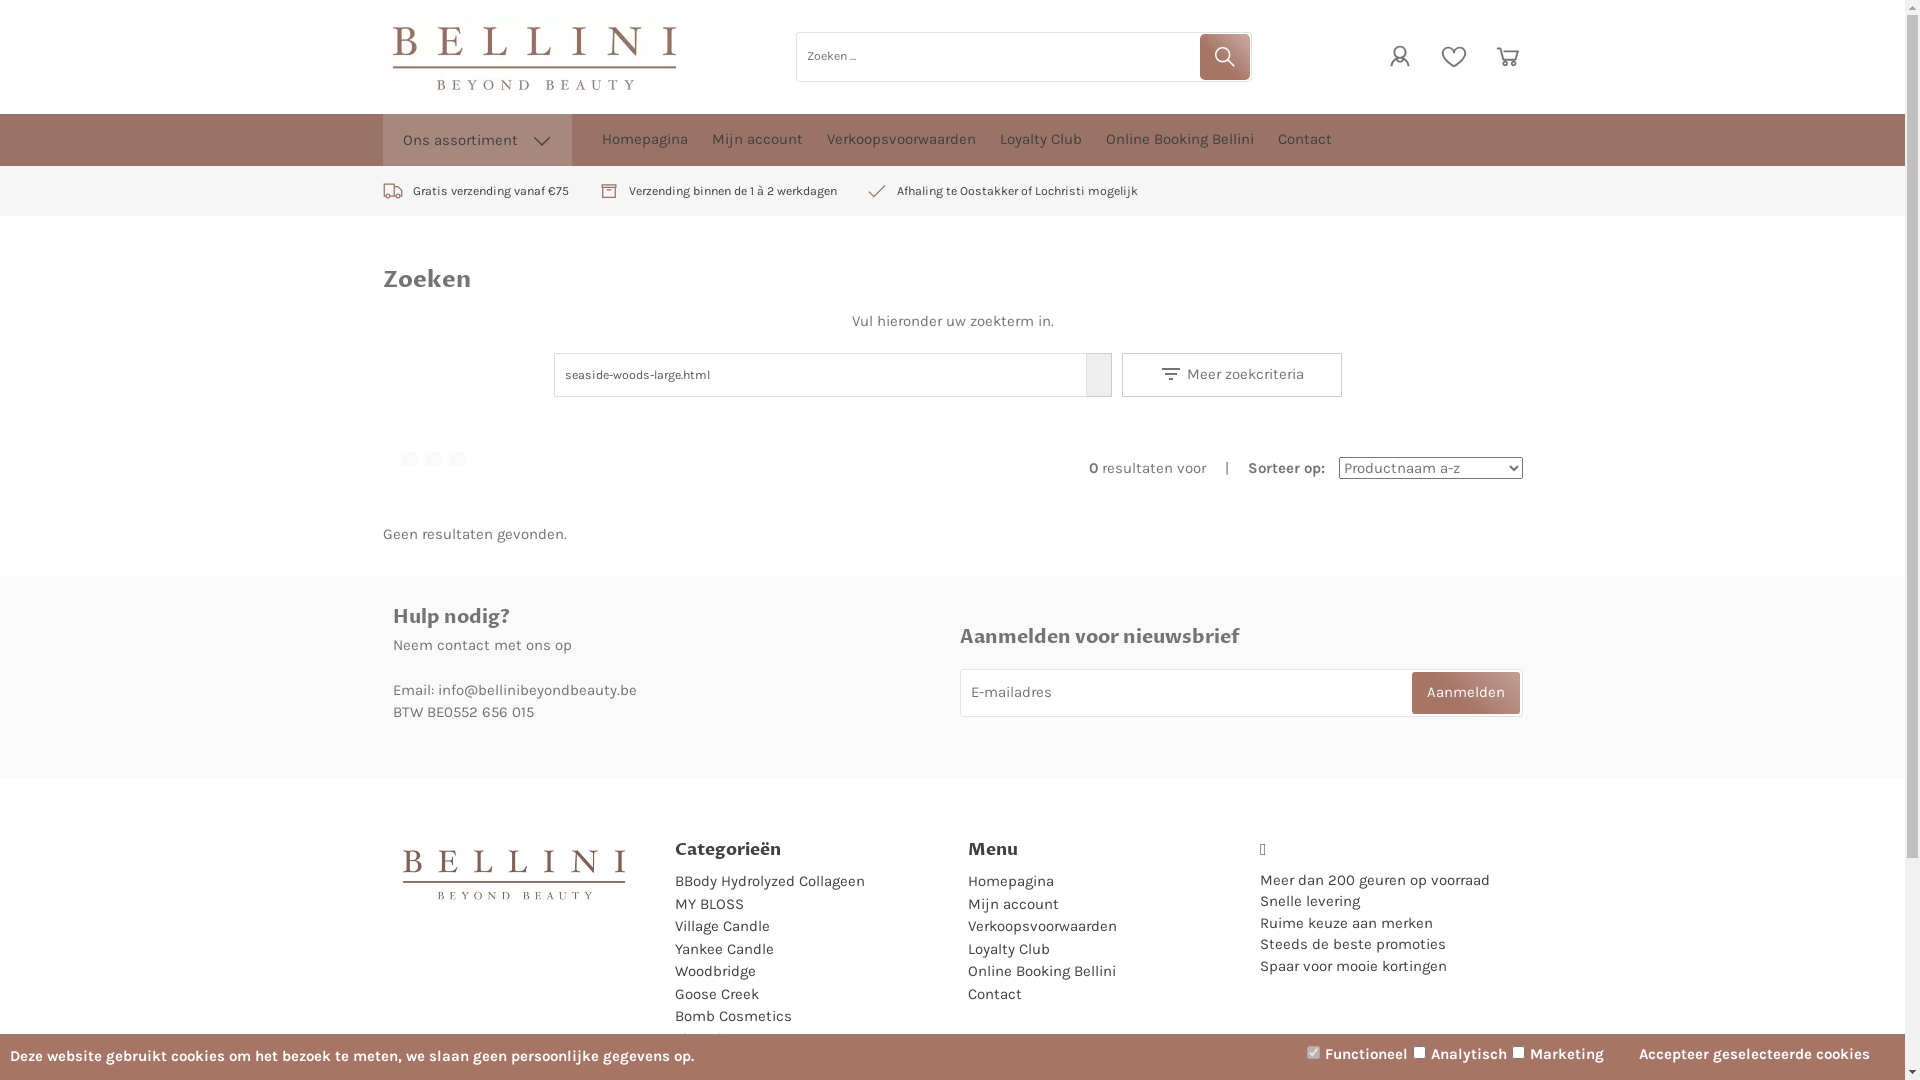 Image resolution: width=1920 pixels, height=1080 pixels. Describe the element at coordinates (1492, 55) in the screenshot. I see `'Winkelwagen'` at that location.